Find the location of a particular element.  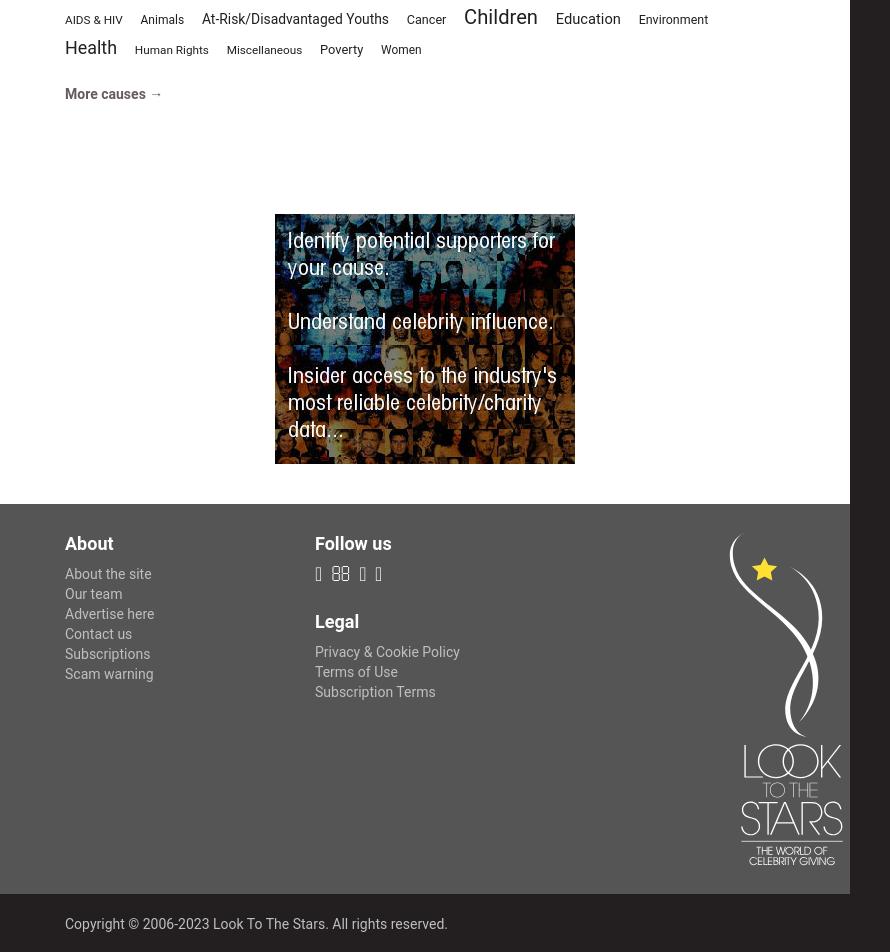

'Our team' is located at coordinates (92, 593).